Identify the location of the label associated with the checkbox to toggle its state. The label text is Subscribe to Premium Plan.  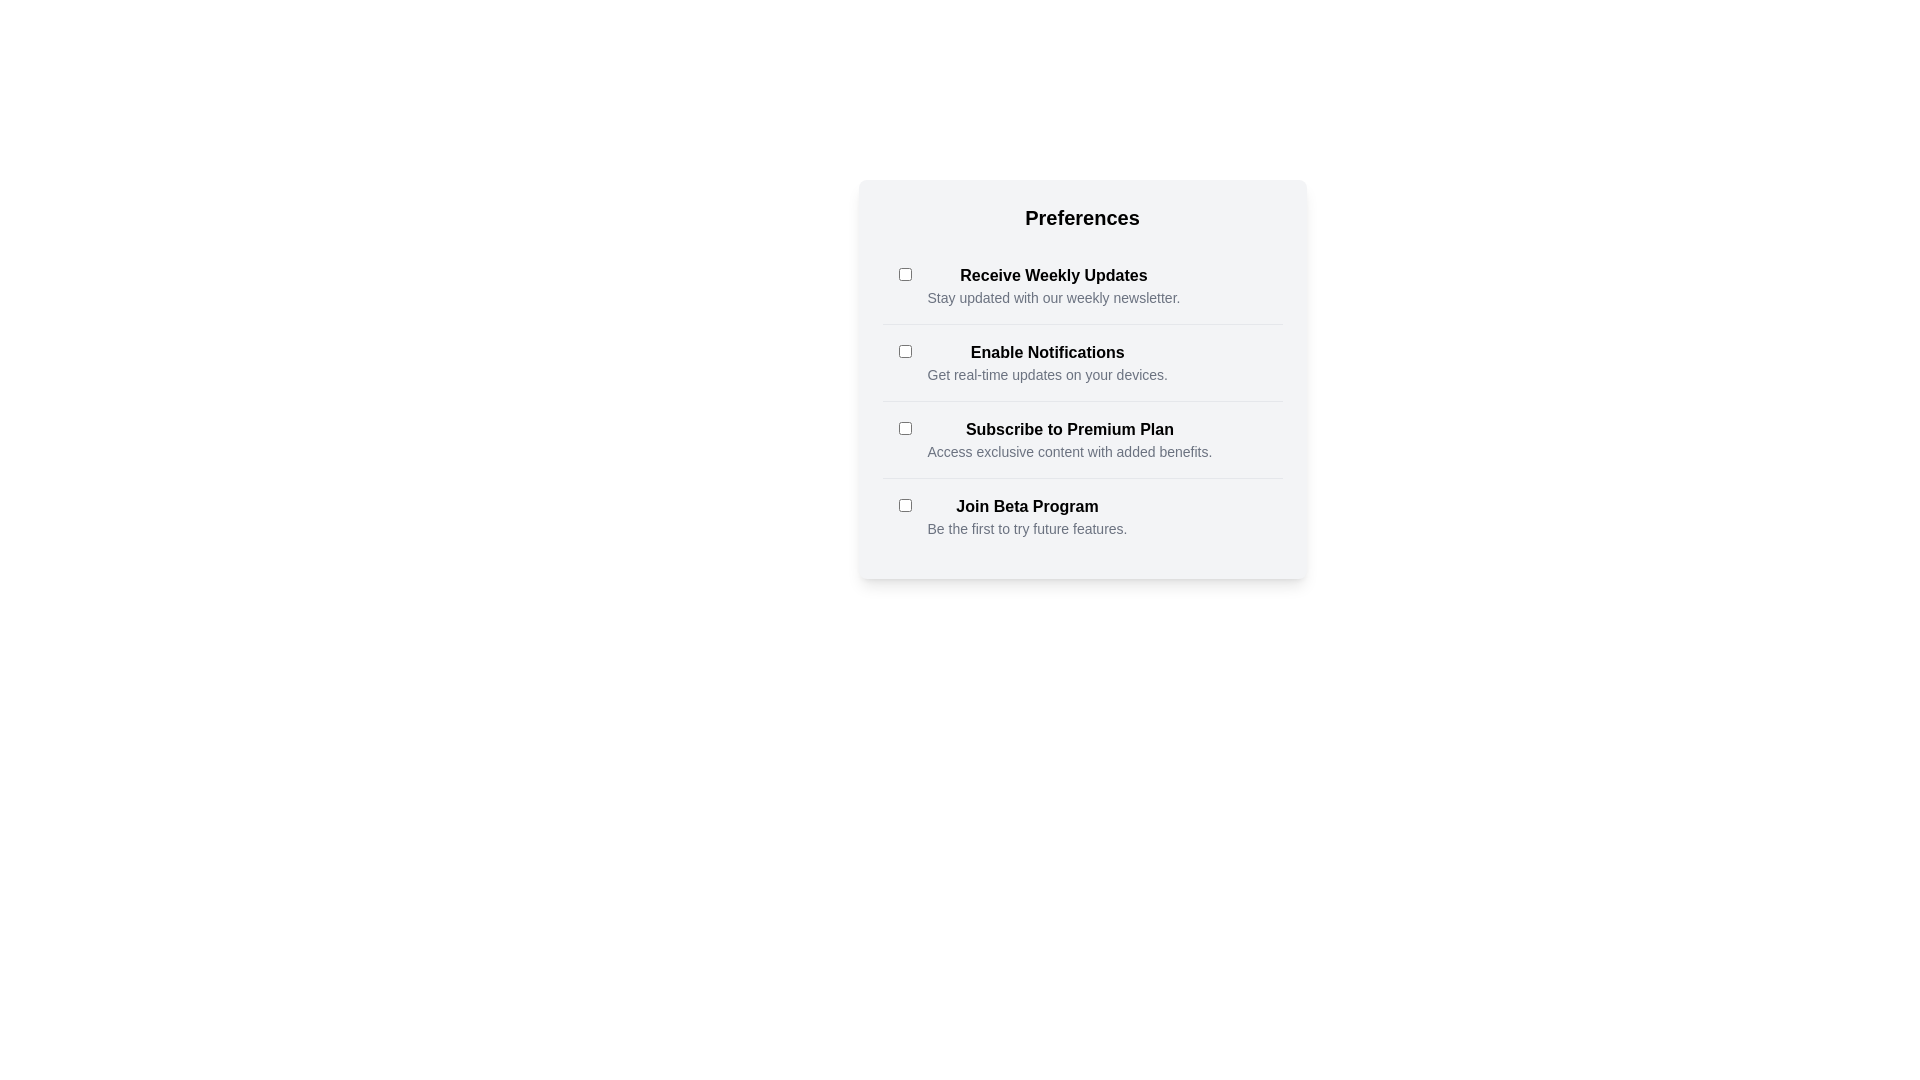
(1068, 428).